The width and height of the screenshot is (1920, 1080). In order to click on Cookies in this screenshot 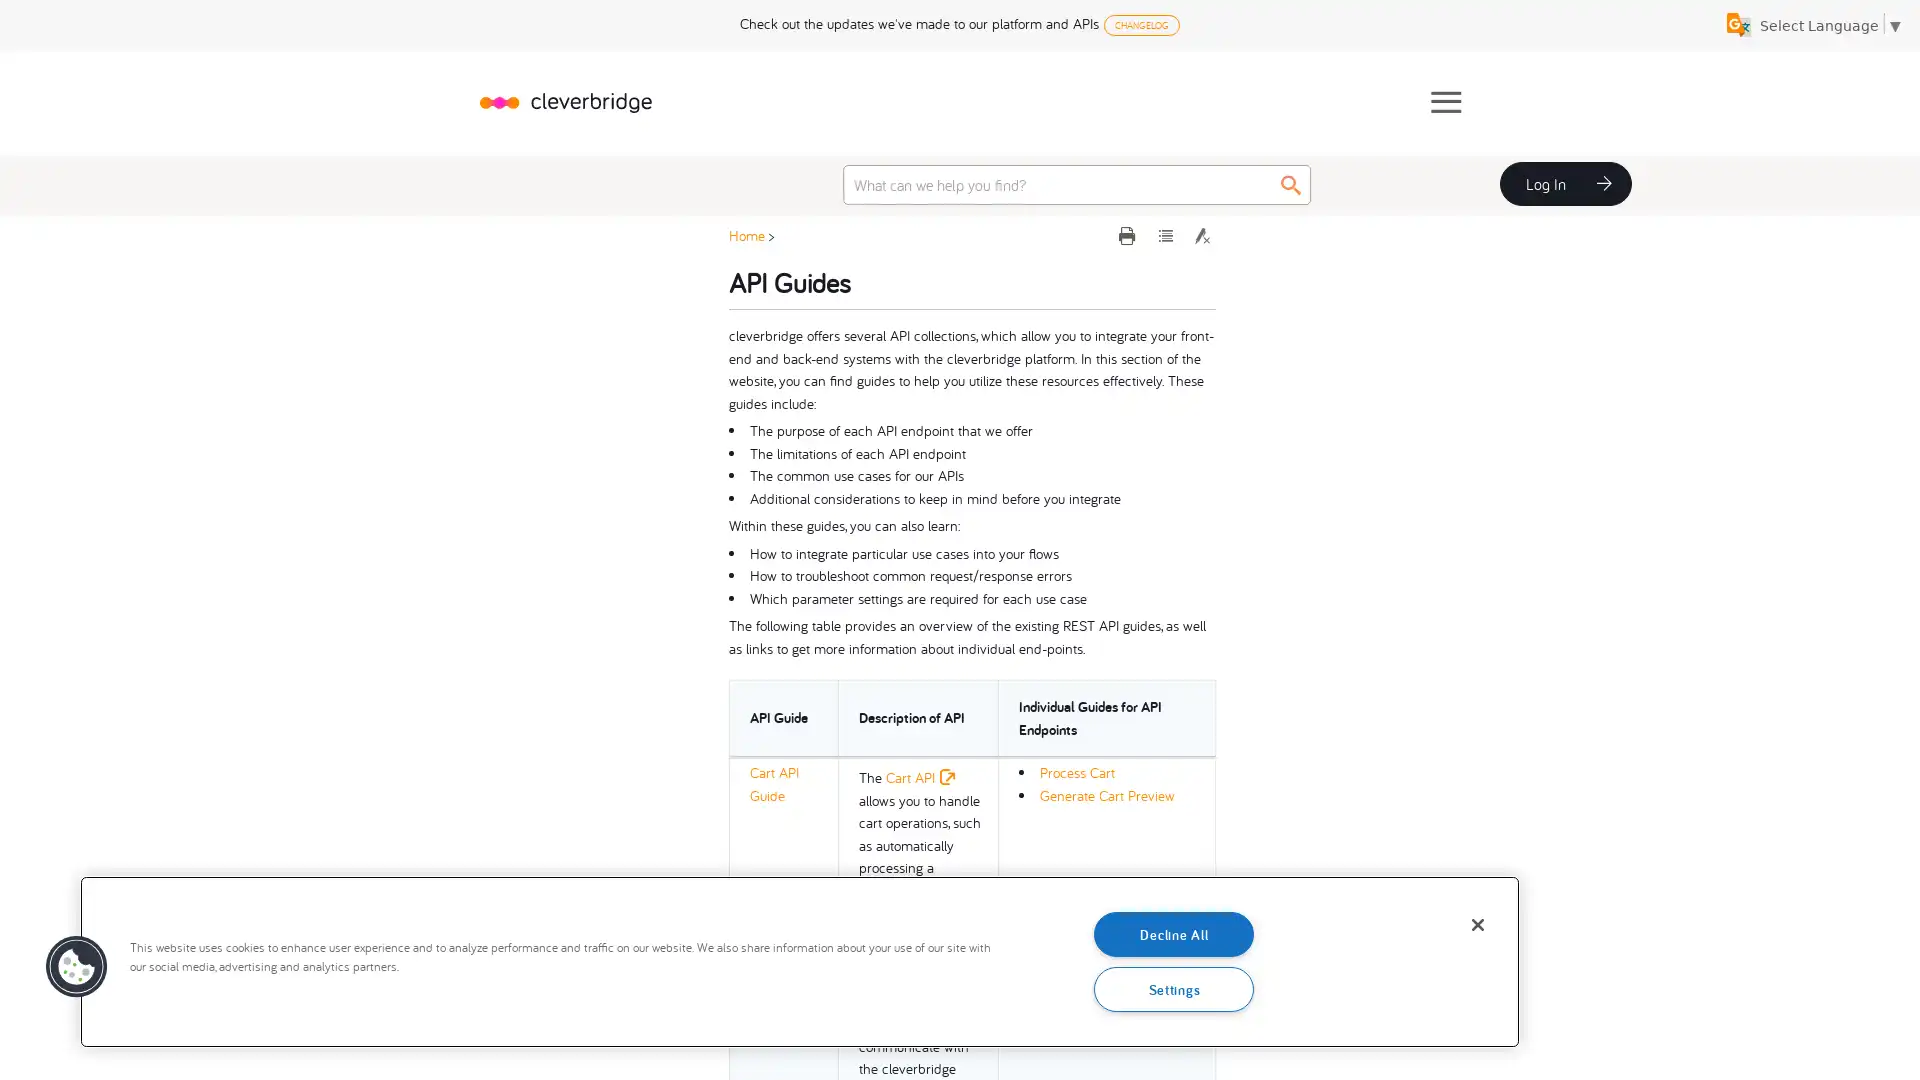, I will do `click(76, 966)`.